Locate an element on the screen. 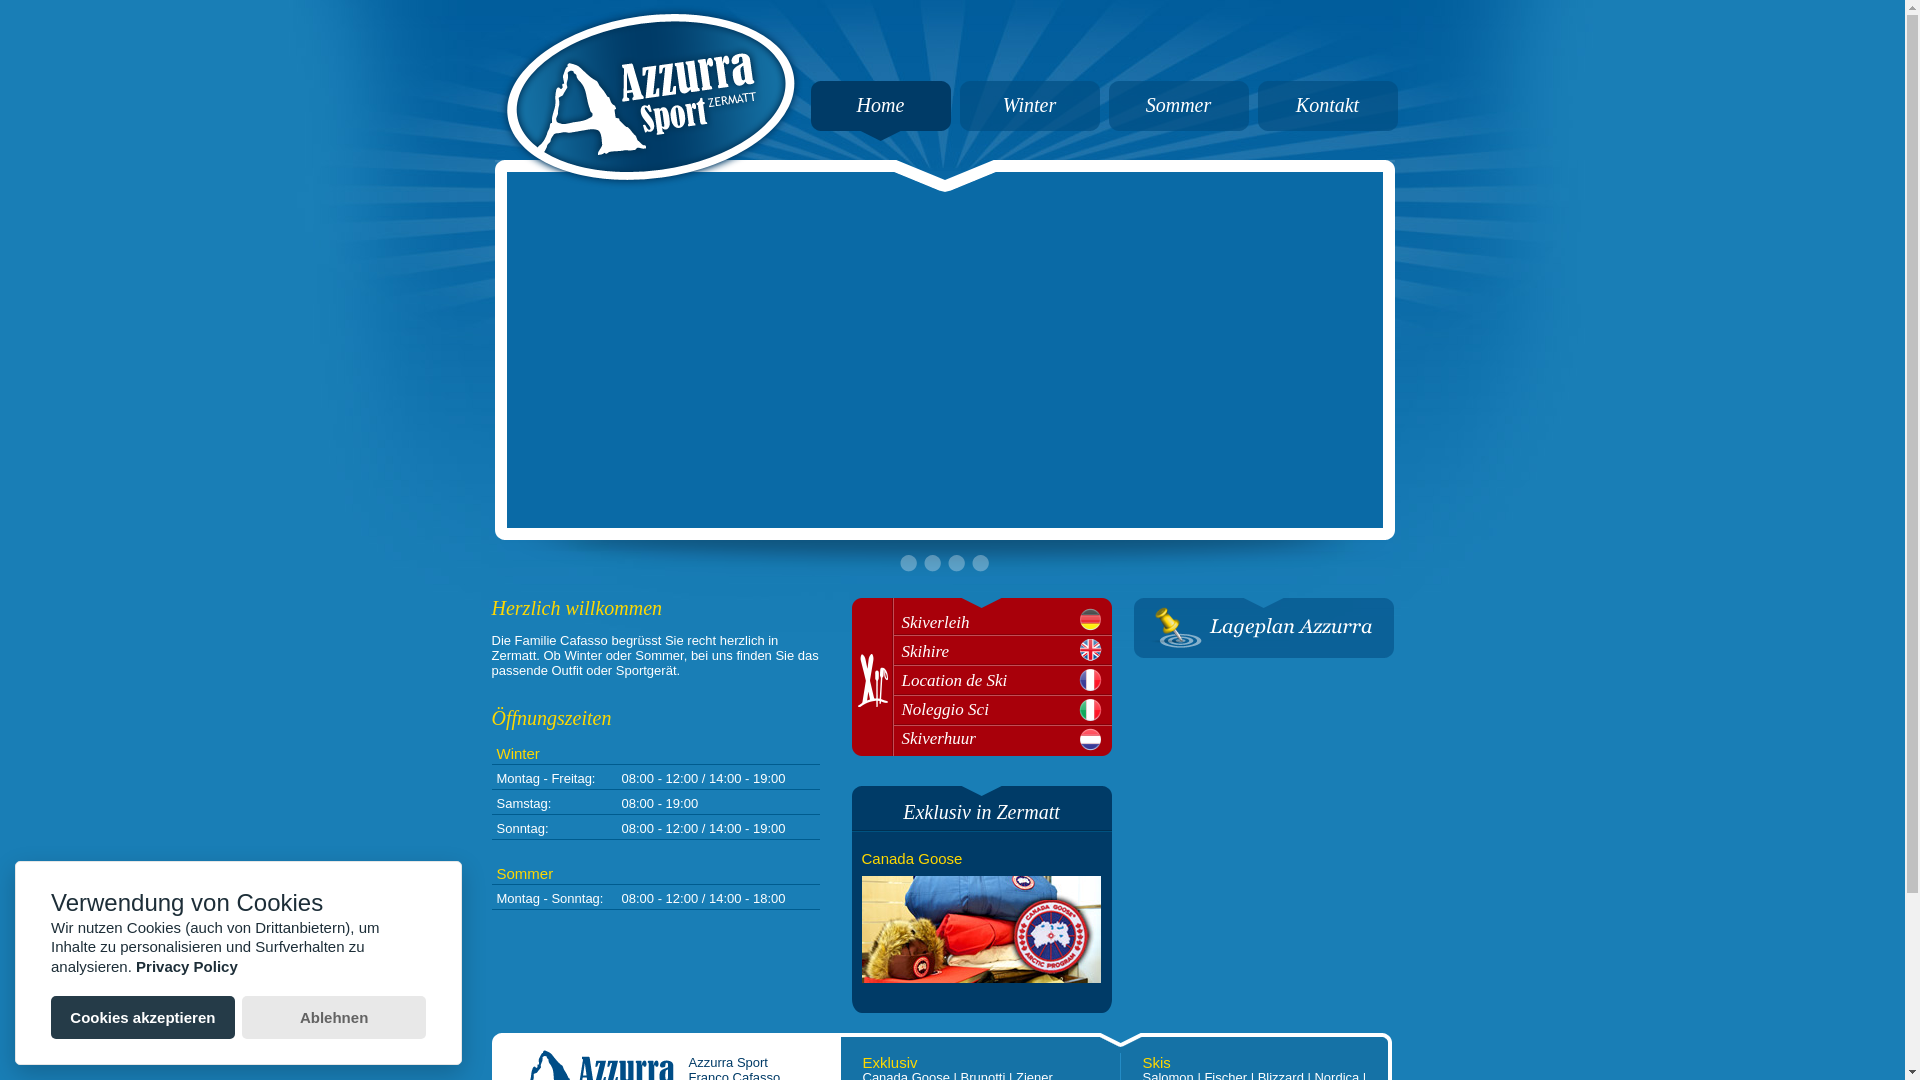 The image size is (1920, 1080). 'Skihire' is located at coordinates (1007, 651).